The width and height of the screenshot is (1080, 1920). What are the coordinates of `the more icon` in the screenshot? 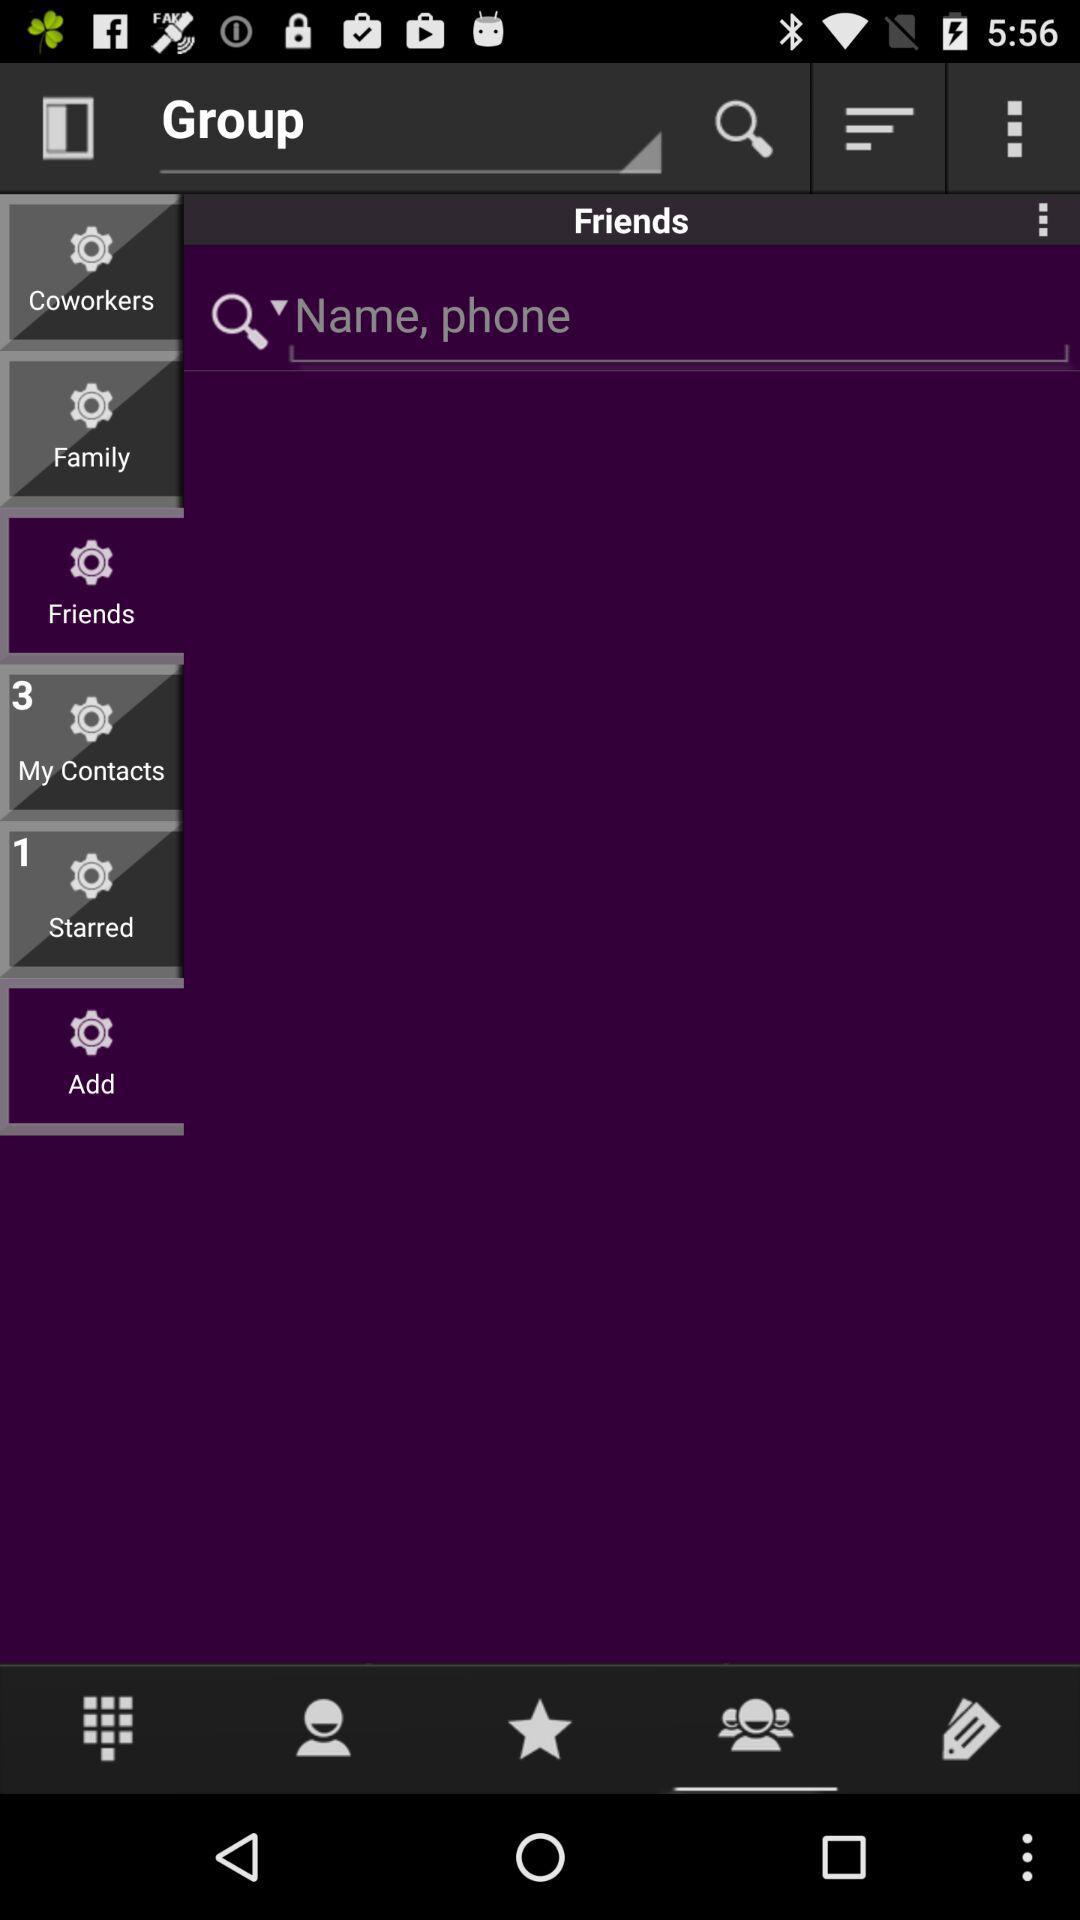 It's located at (1042, 235).